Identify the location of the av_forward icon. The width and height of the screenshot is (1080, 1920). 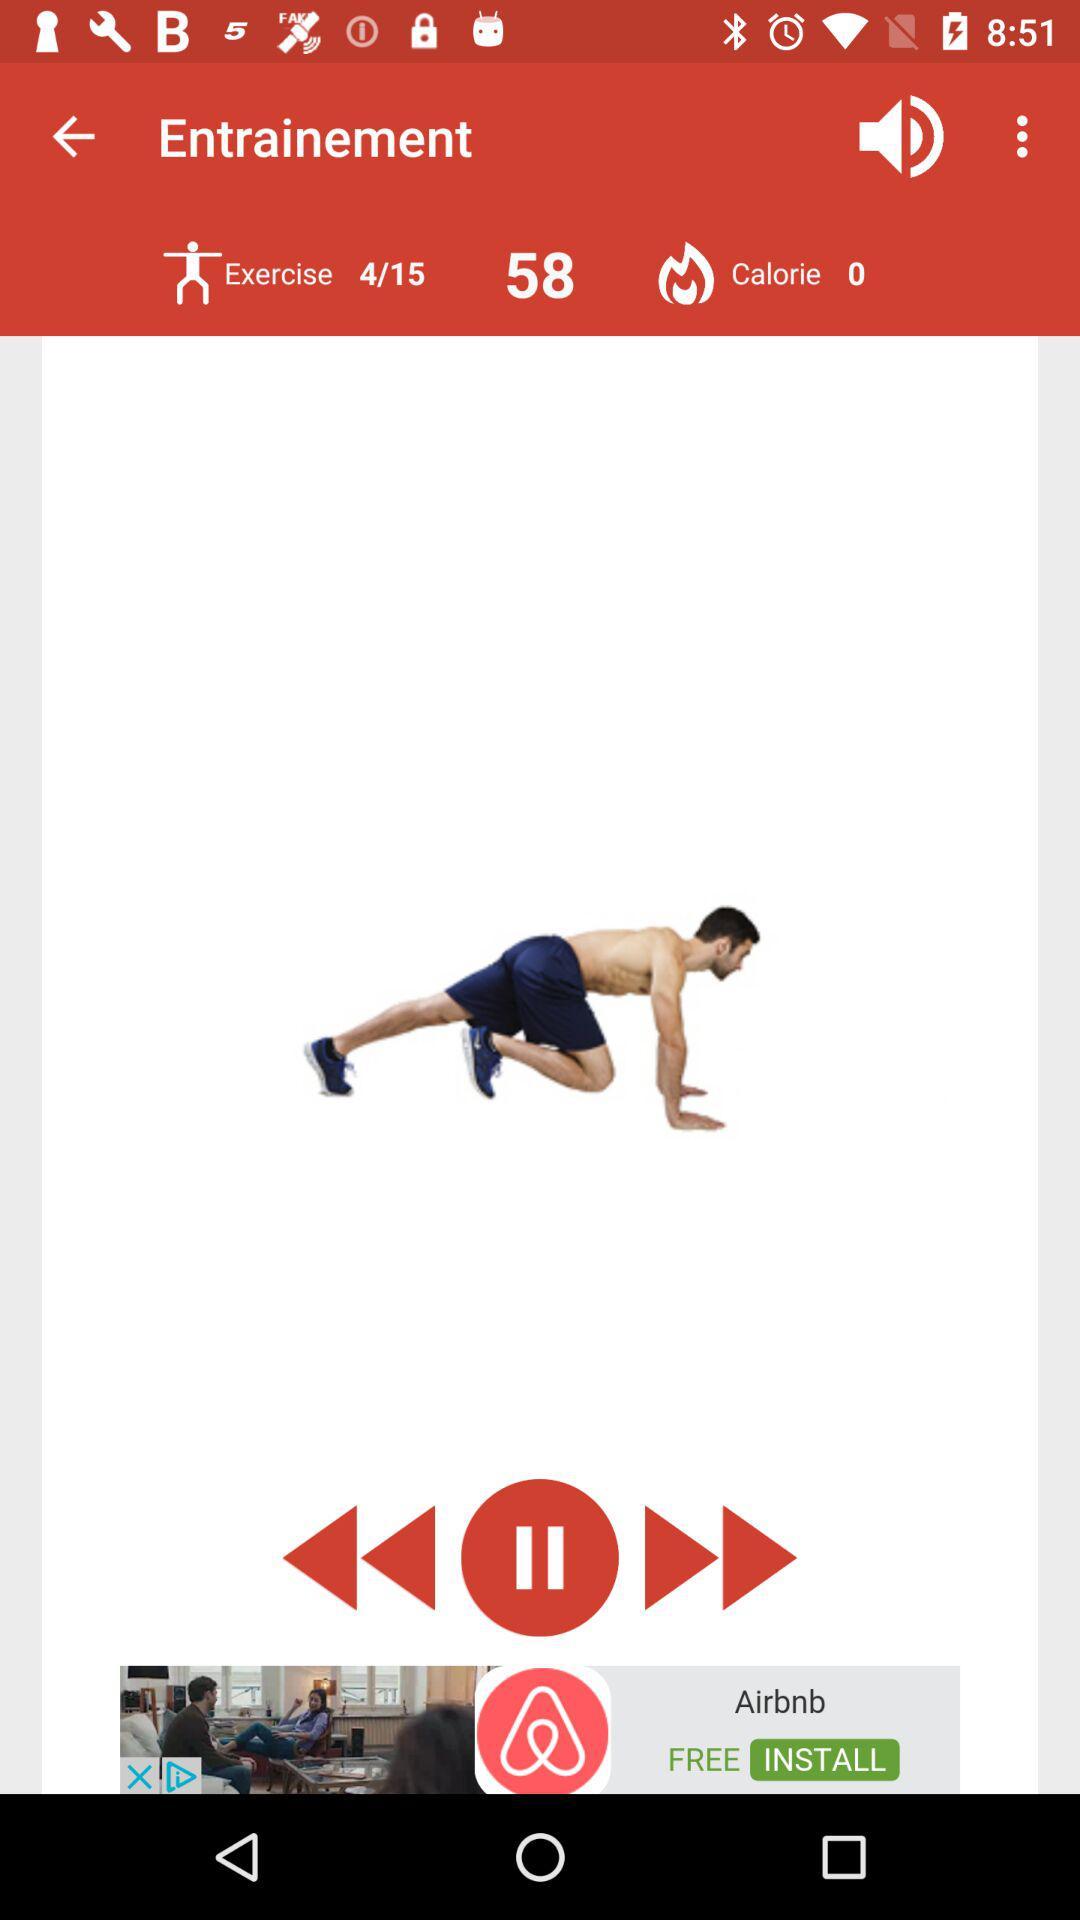
(721, 1556).